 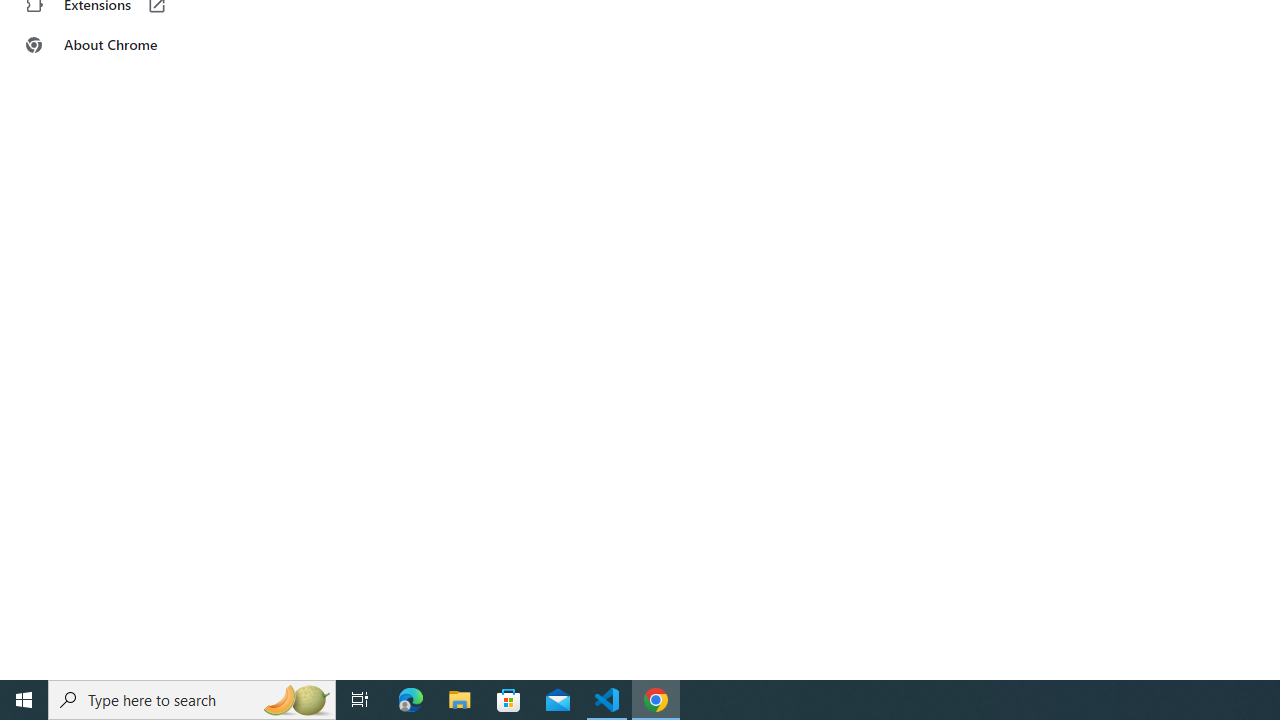 I want to click on 'Task View', so click(x=359, y=698).